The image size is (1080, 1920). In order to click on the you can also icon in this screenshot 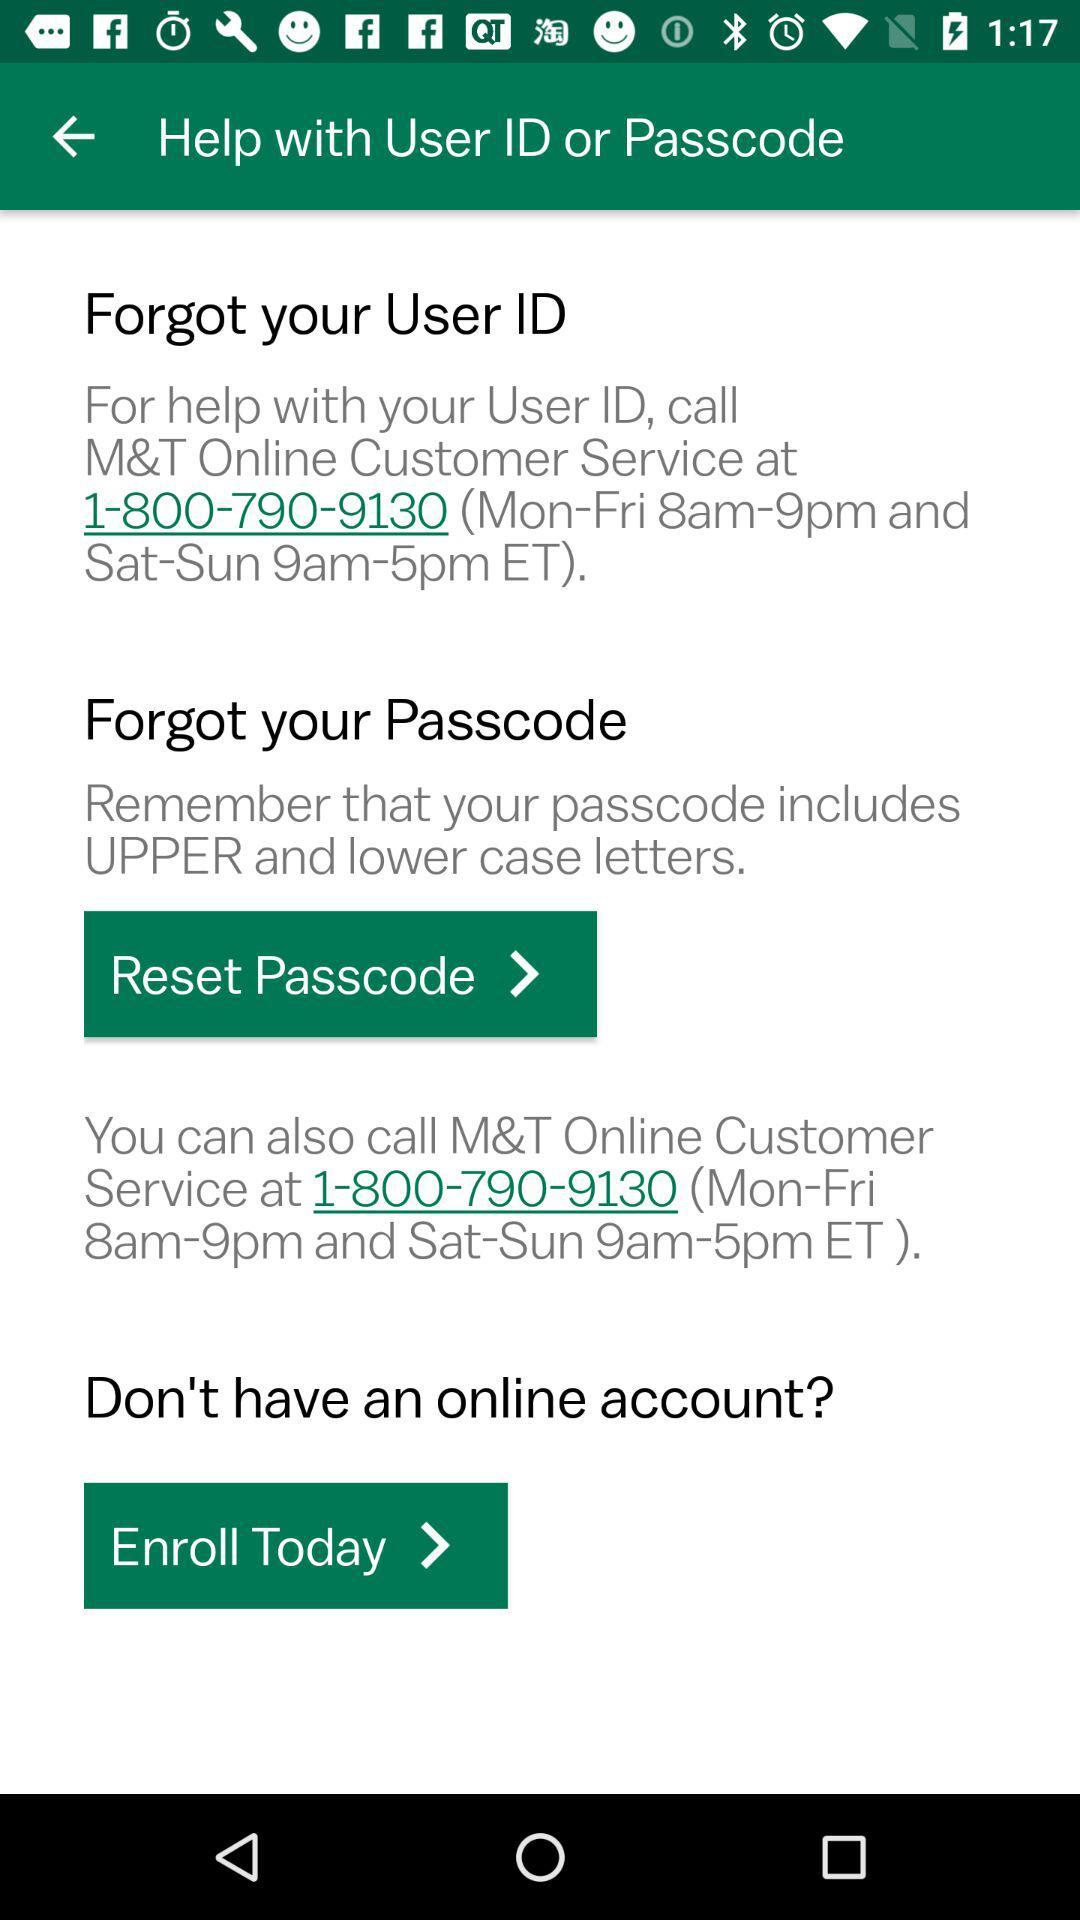, I will do `click(540, 1186)`.